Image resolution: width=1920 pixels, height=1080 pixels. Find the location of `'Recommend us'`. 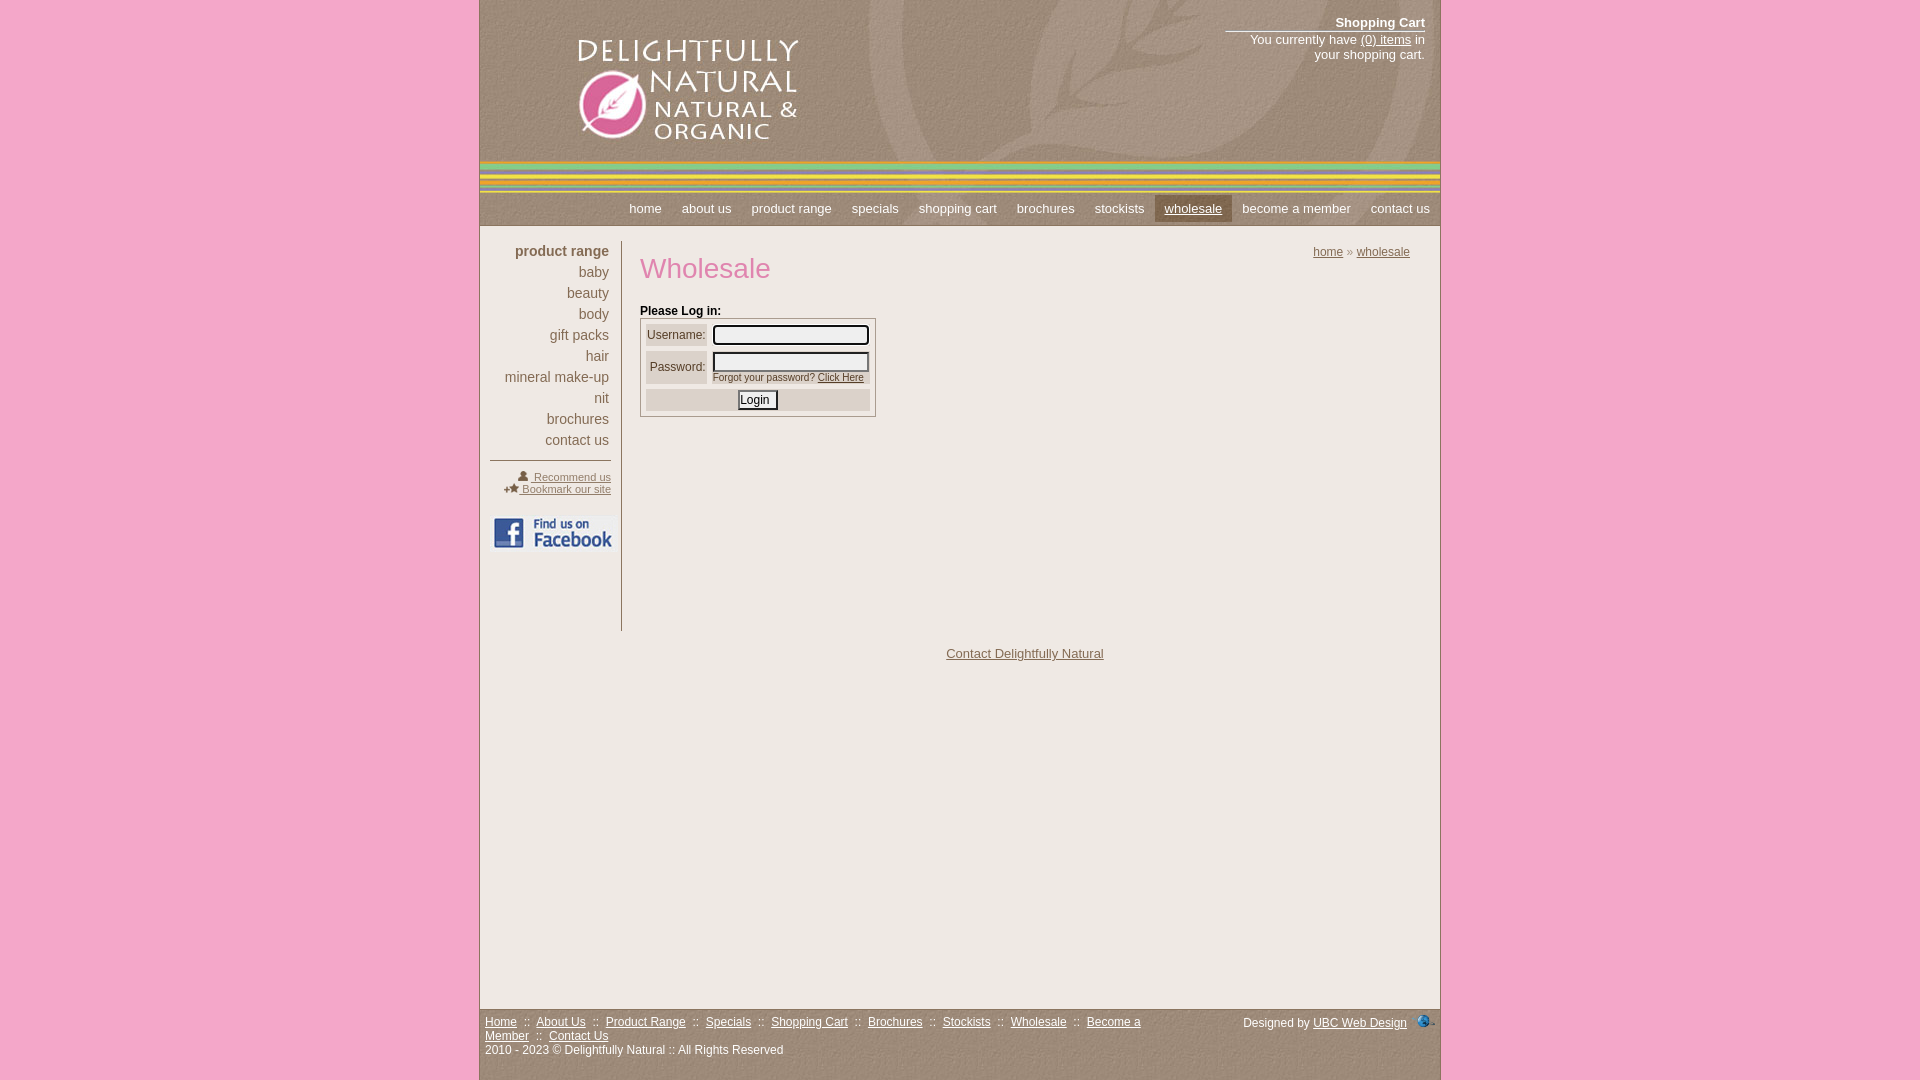

'Recommend us' is located at coordinates (562, 477).